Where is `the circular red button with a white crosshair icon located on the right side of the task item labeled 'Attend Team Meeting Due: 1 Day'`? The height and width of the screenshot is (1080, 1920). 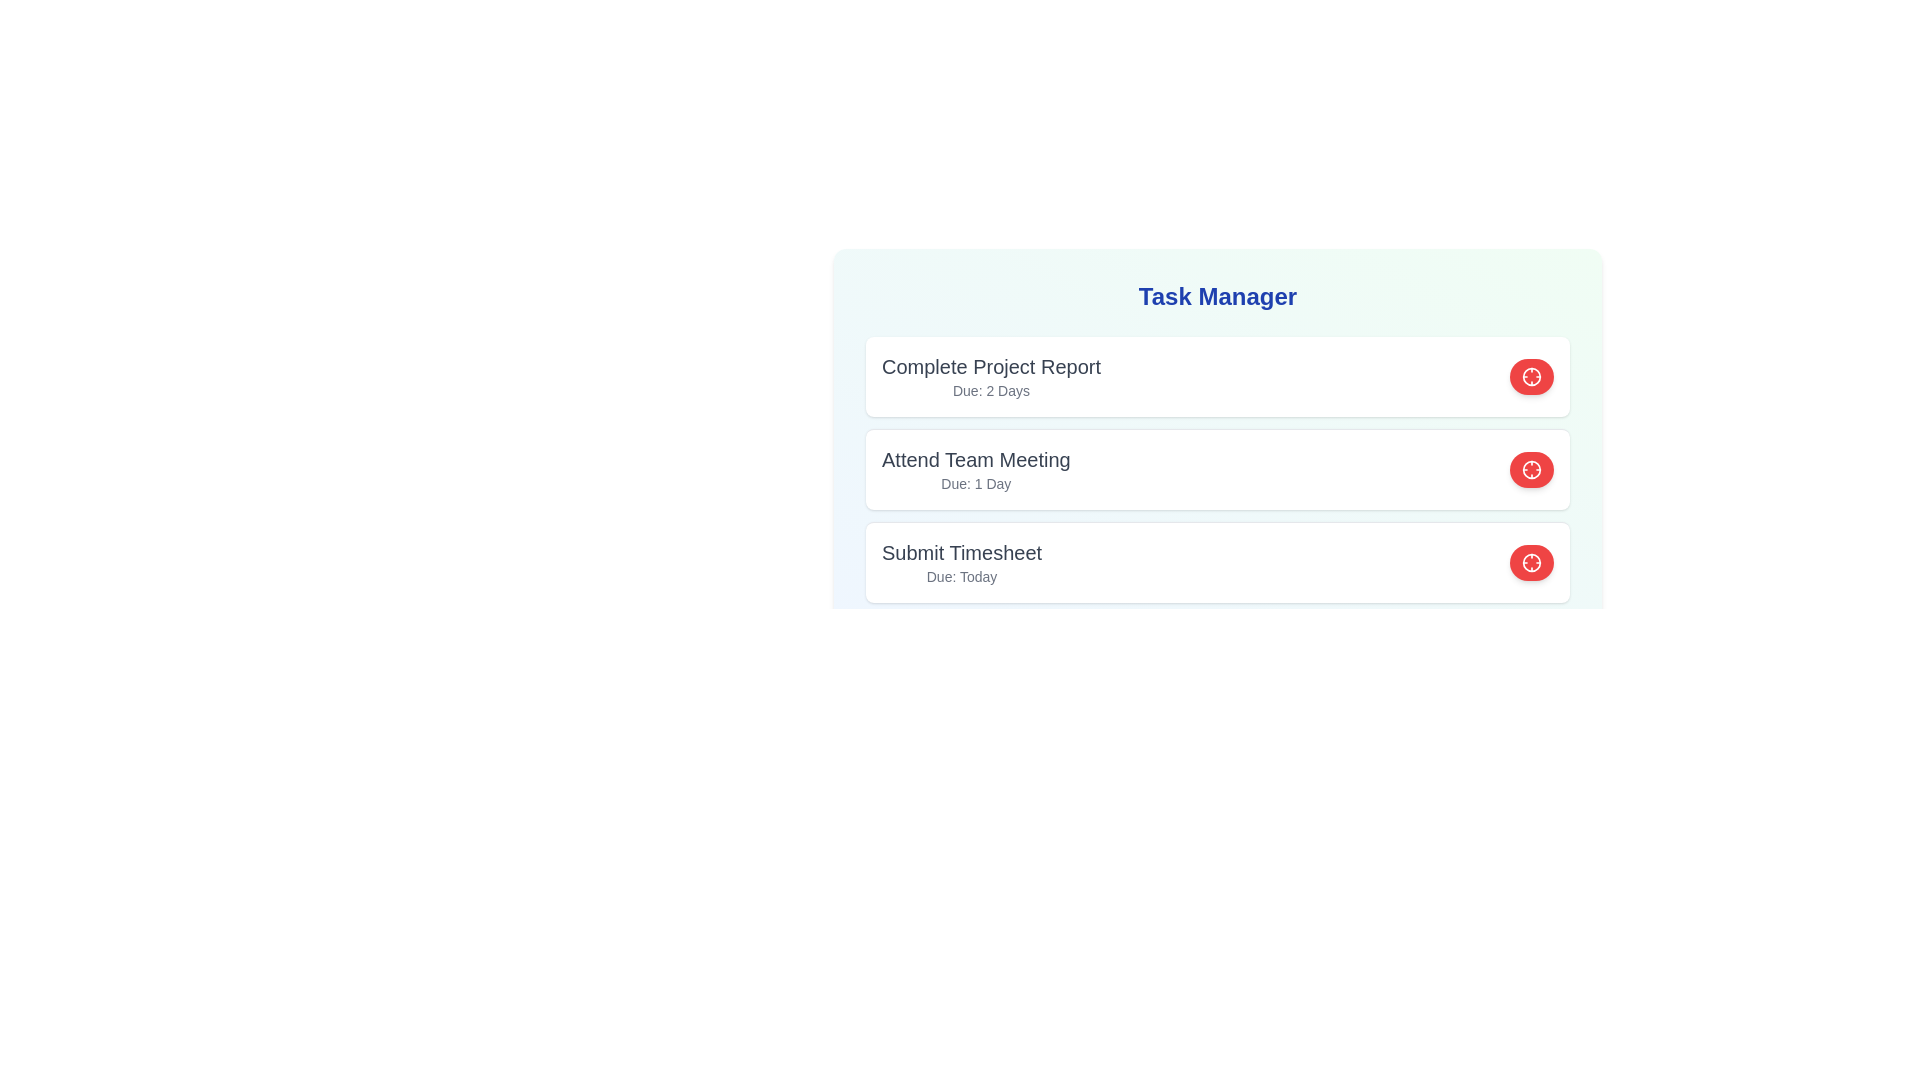 the circular red button with a white crosshair icon located on the right side of the task item labeled 'Attend Team Meeting Due: 1 Day' is located at coordinates (1530, 470).